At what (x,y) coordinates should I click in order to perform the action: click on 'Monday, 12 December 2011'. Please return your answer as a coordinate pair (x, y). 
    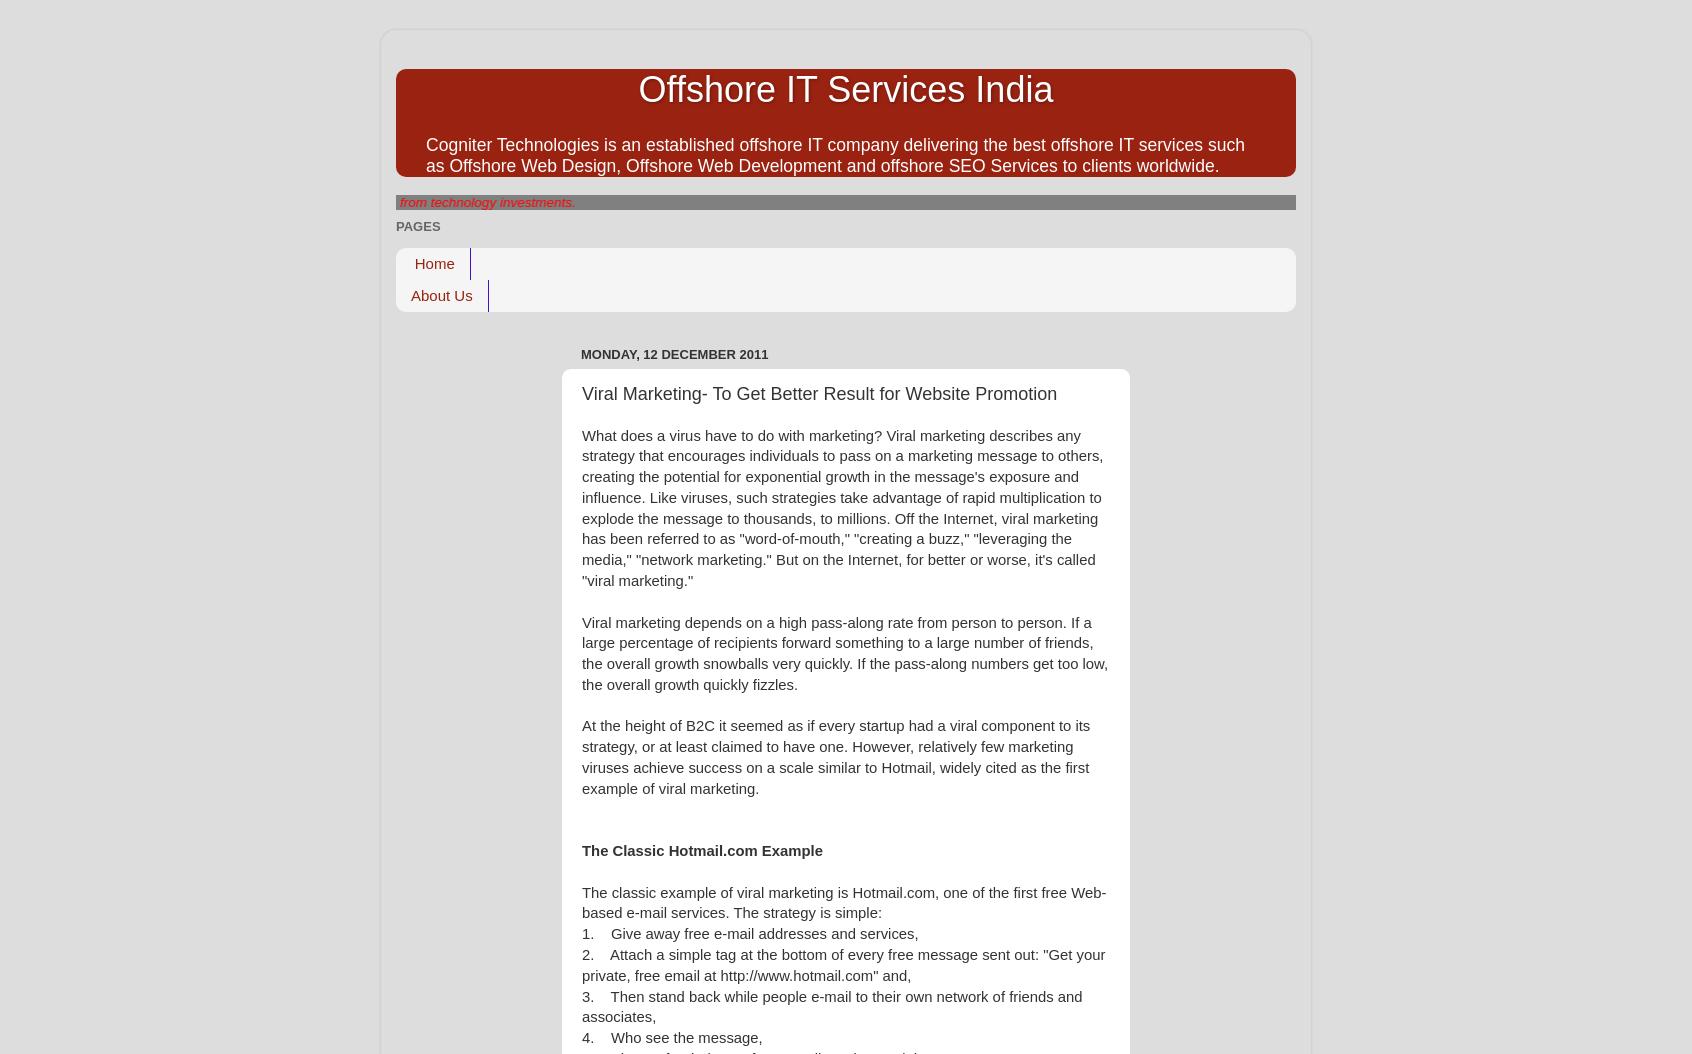
    Looking at the image, I should click on (674, 353).